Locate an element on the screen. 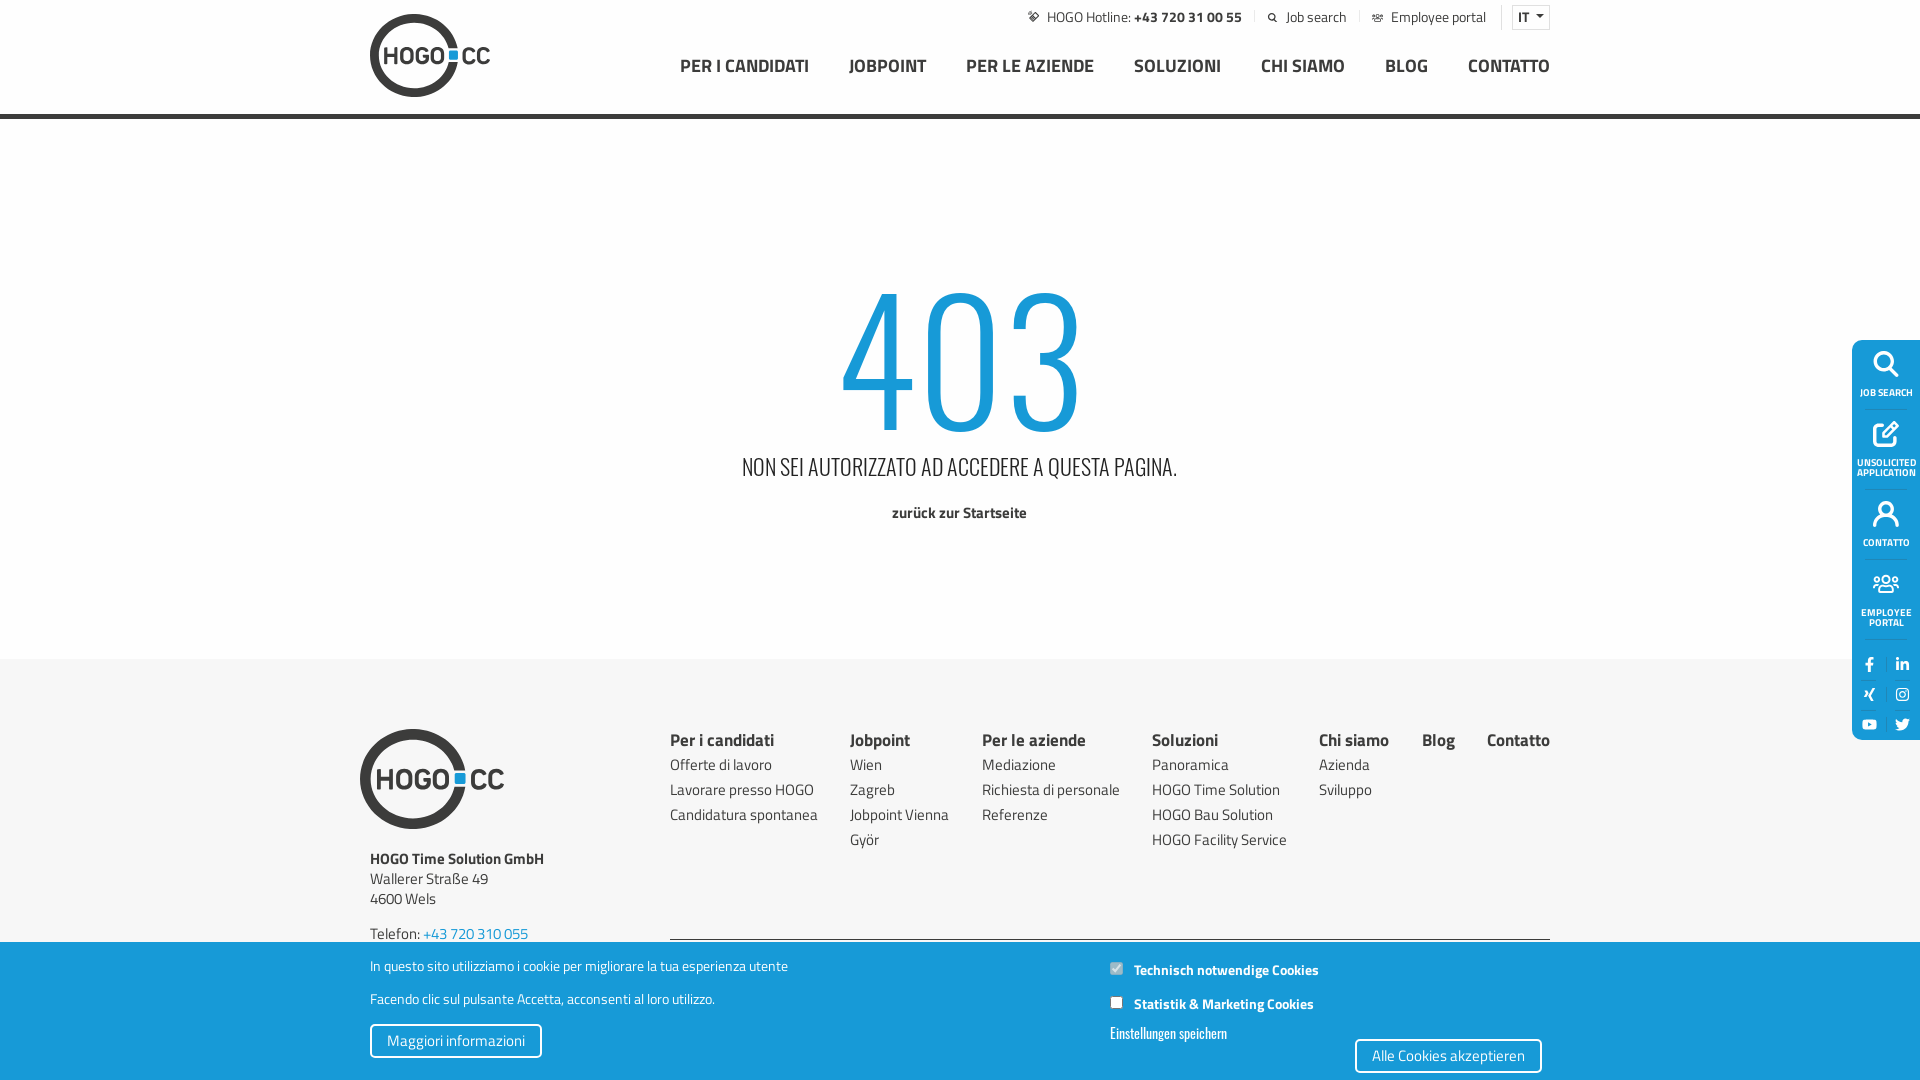 This screenshot has width=1920, height=1080. 'Xing' is located at coordinates (1868, 693).